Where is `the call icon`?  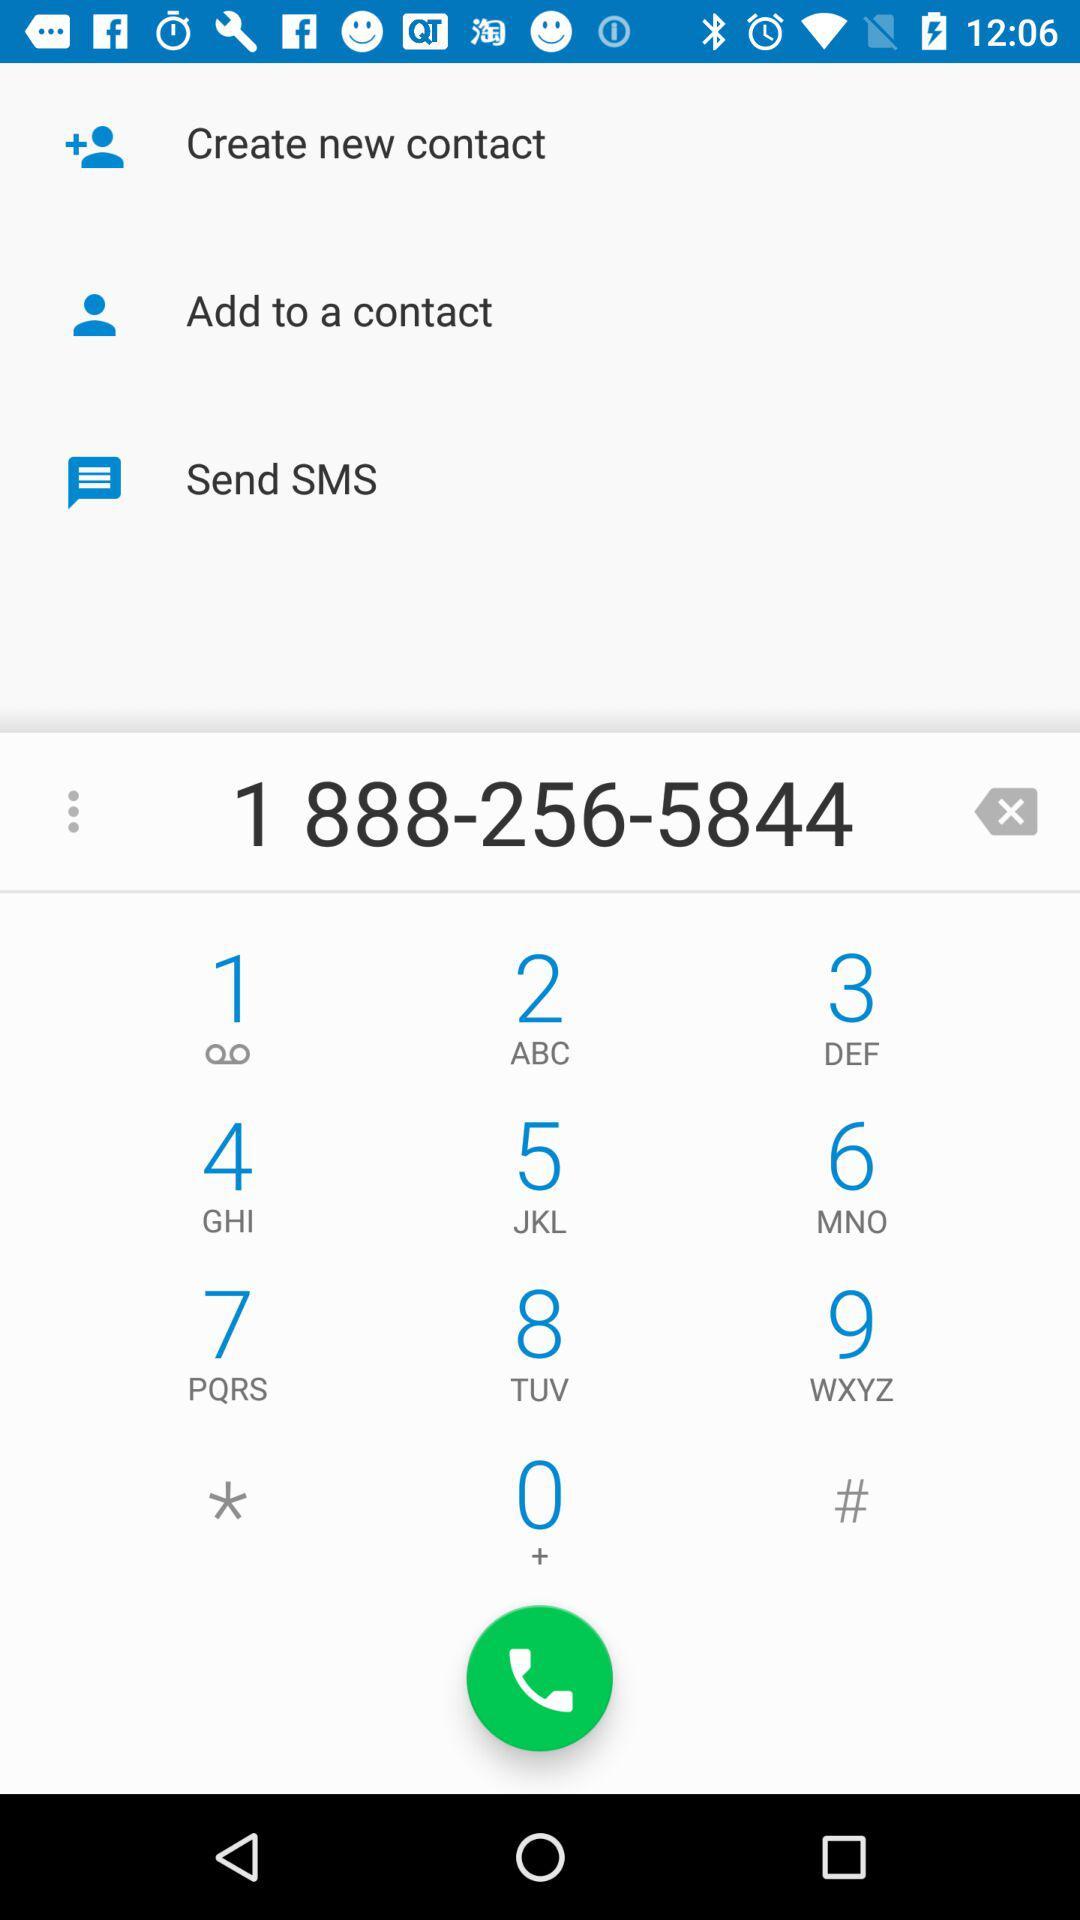 the call icon is located at coordinates (540, 1678).